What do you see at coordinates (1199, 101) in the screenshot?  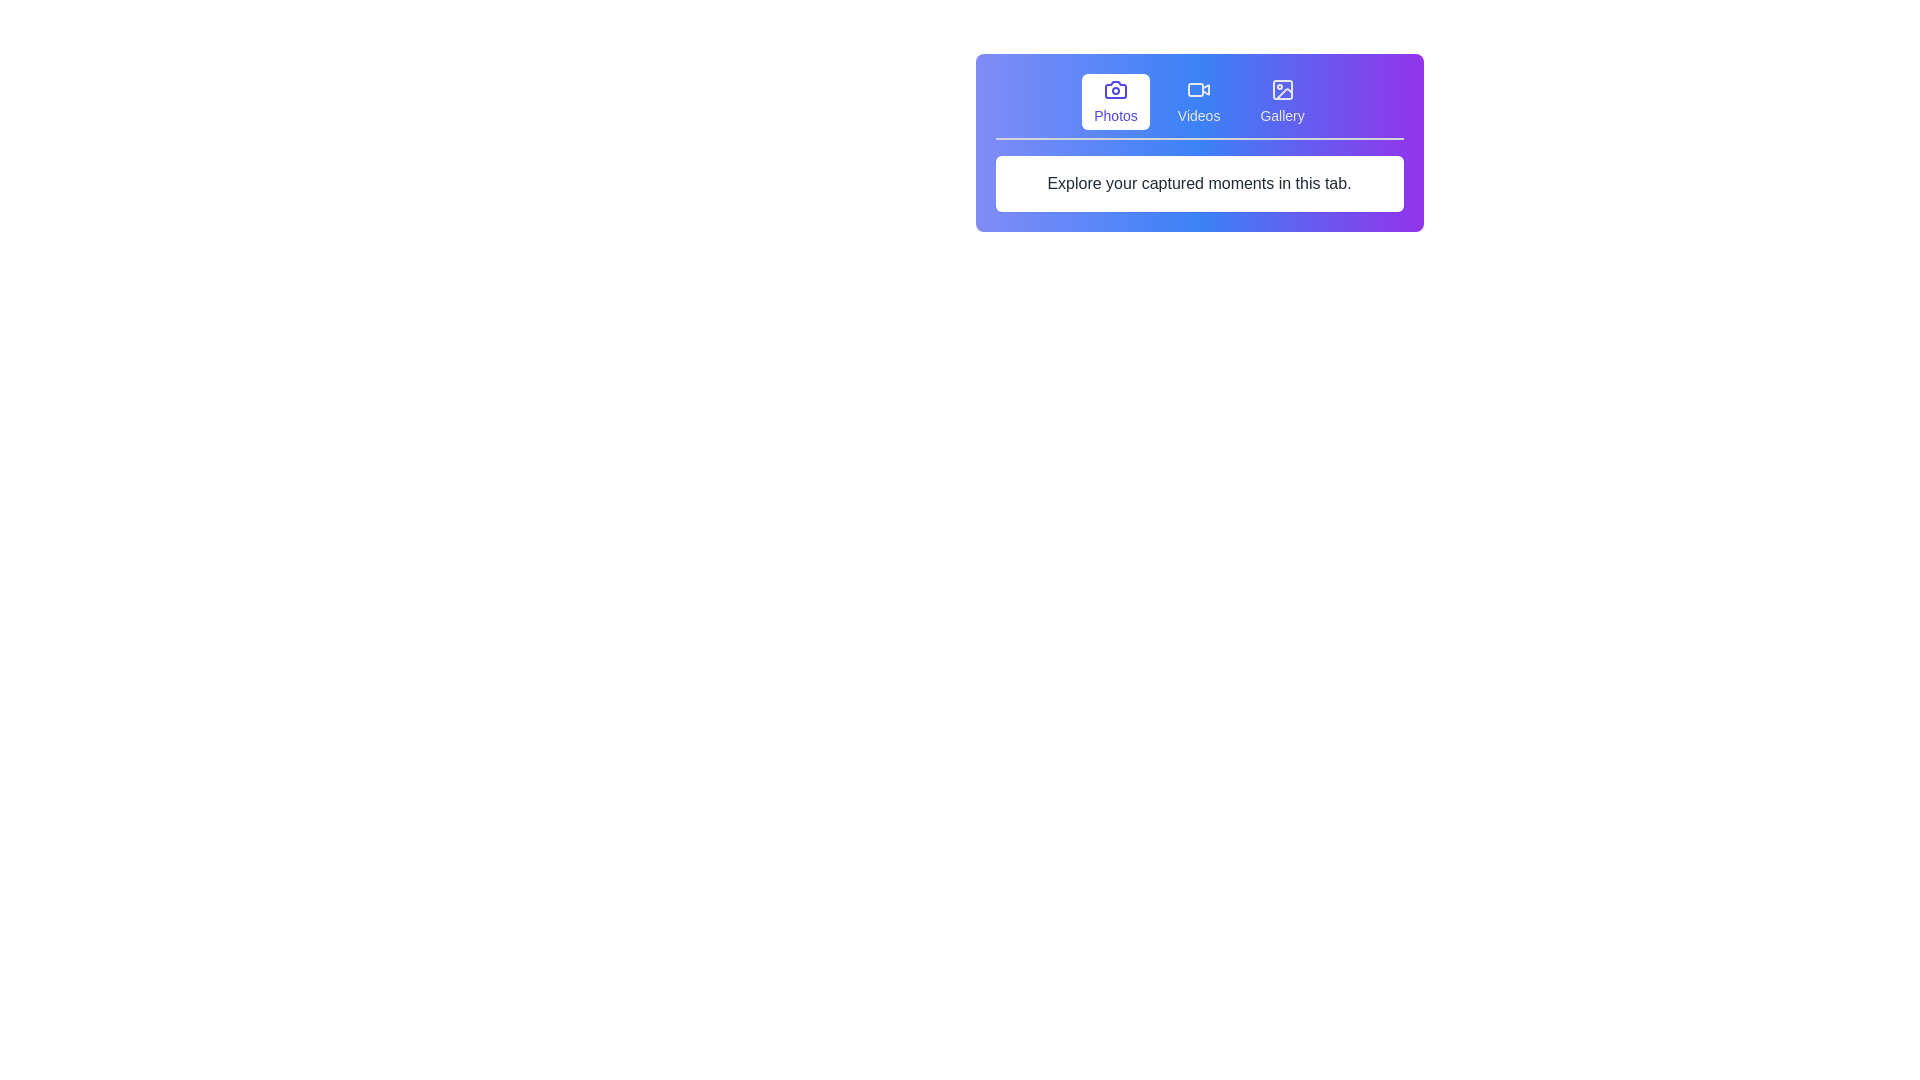 I see `the 'Videos' button, which is the second button in a row of three, featuring a video camera icon and gray text that changes to light indigo upon hover` at bounding box center [1199, 101].